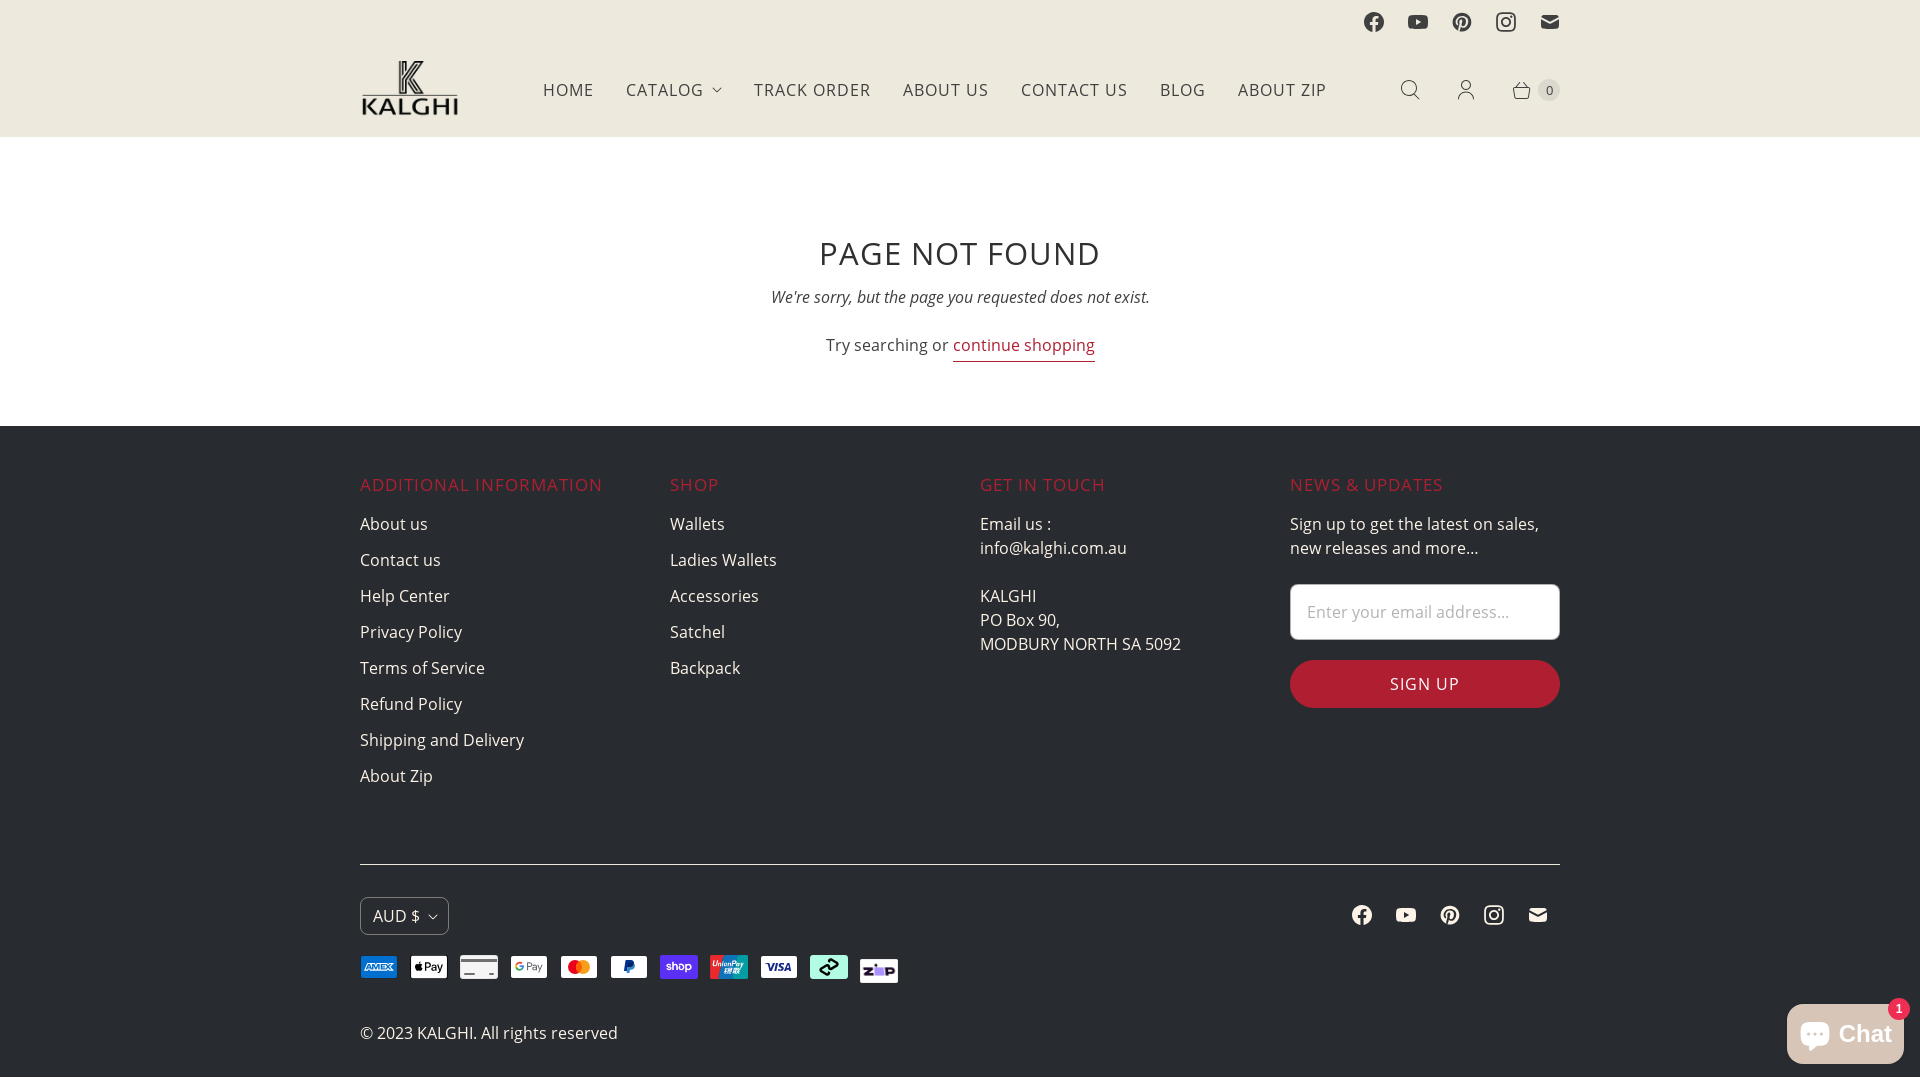  Describe the element at coordinates (360, 667) in the screenshot. I see `'Terms of Service'` at that location.